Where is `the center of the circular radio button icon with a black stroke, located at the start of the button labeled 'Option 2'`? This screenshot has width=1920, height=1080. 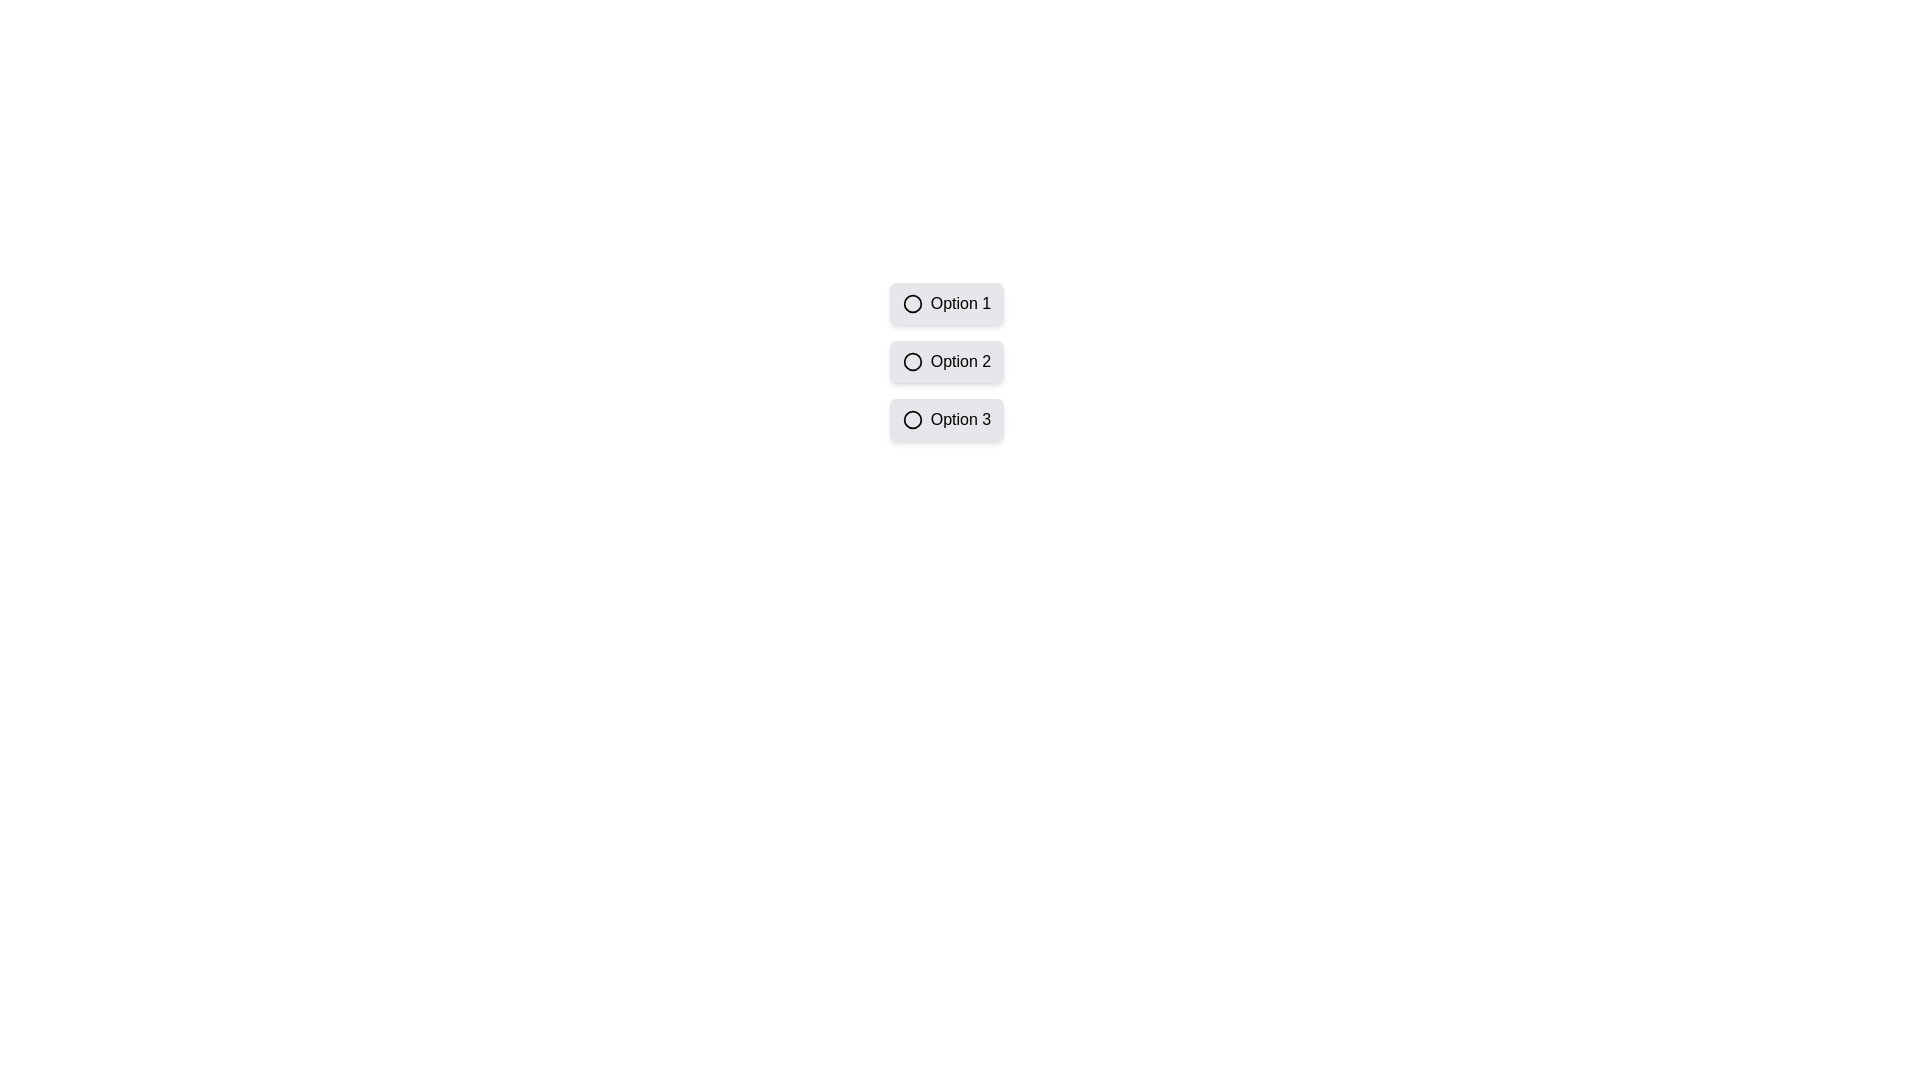 the center of the circular radio button icon with a black stroke, located at the start of the button labeled 'Option 2' is located at coordinates (911, 362).